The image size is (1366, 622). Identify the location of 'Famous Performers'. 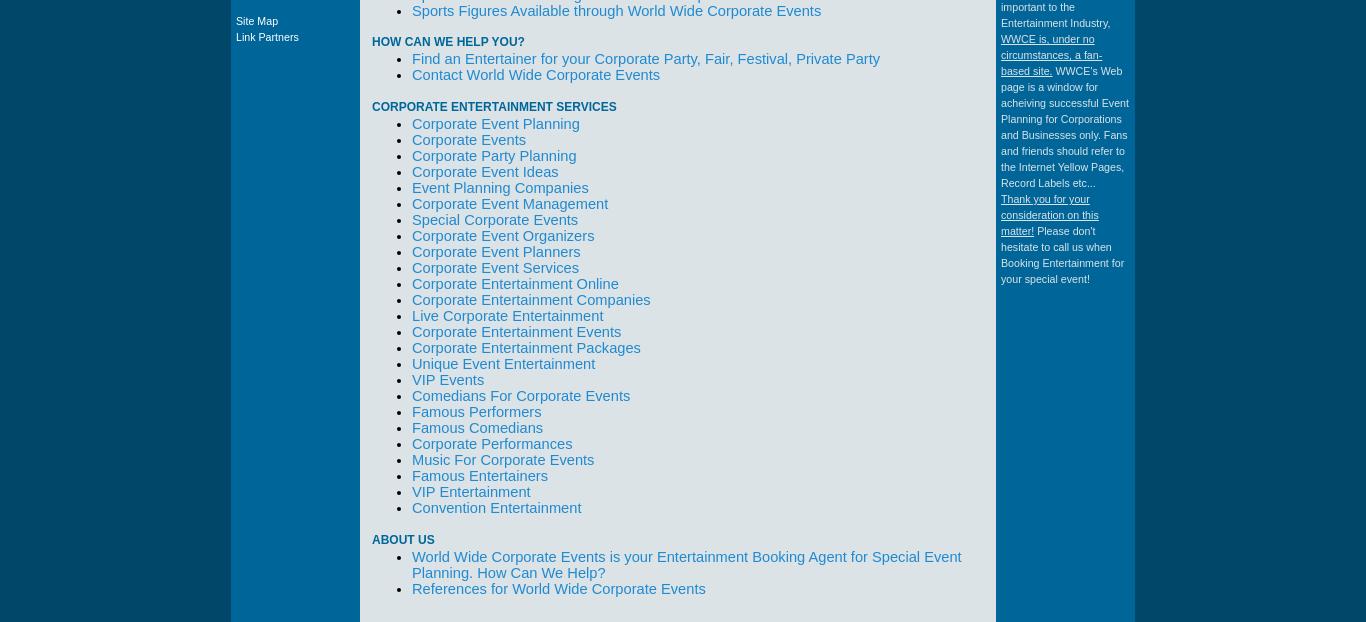
(476, 412).